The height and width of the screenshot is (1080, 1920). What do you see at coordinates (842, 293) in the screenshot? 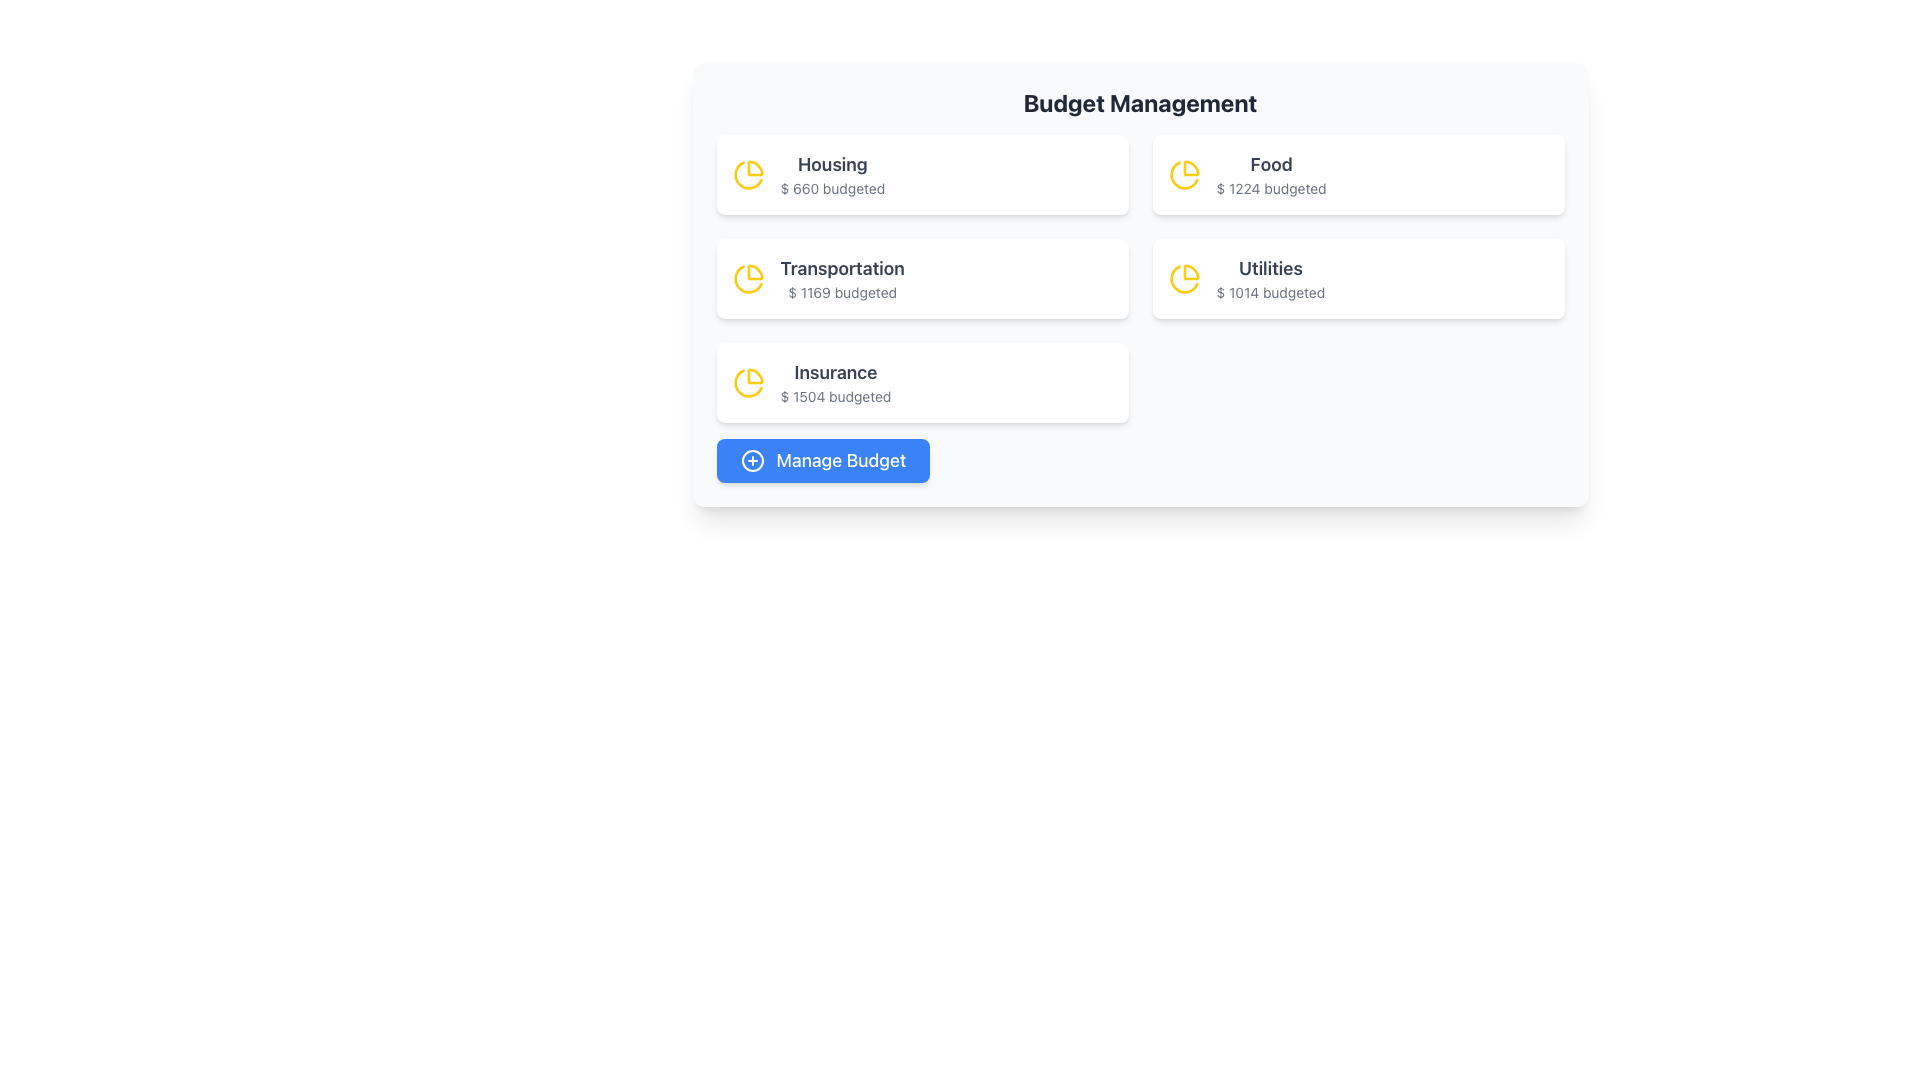
I see `text content of the budgeted amount associated with the category 'Transportation' in the financial management interface, located in the second position of the first column of the budget items grid` at bounding box center [842, 293].